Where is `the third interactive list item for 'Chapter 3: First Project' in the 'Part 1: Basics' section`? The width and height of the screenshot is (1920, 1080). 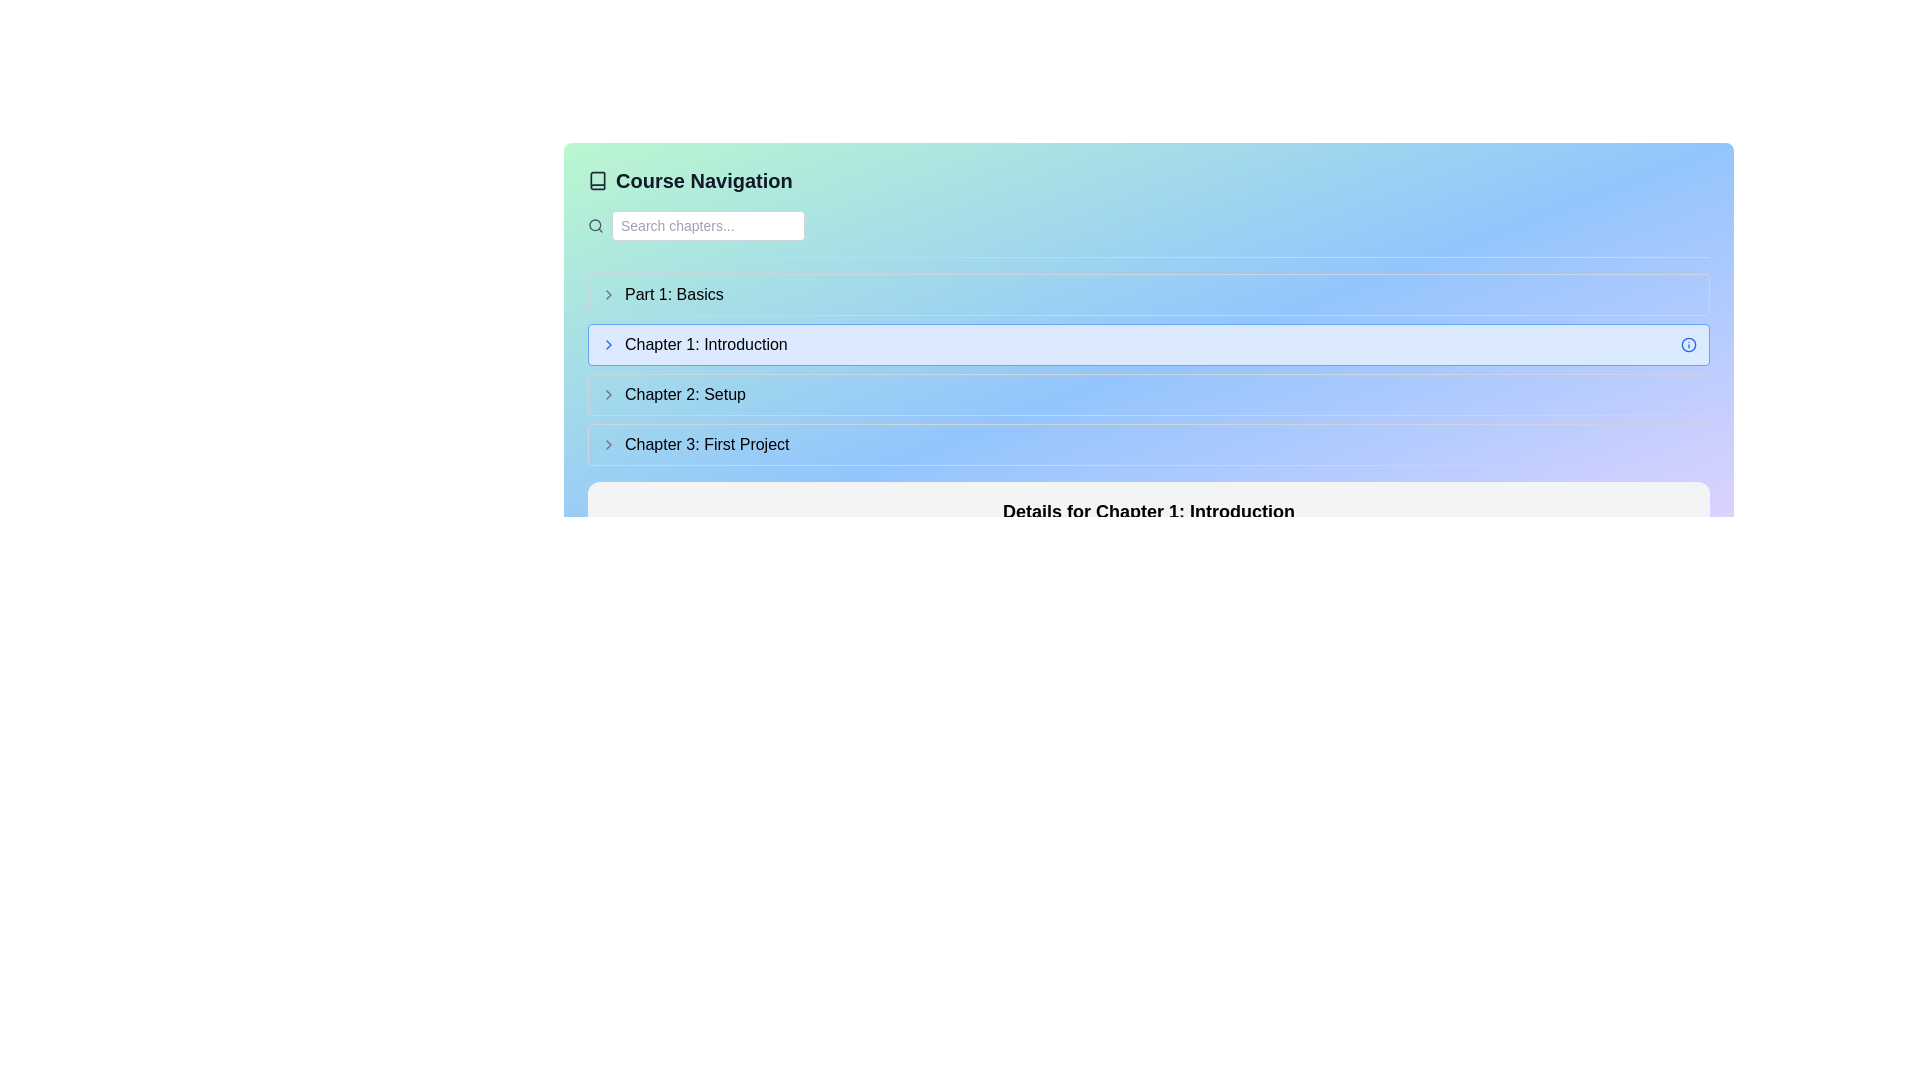 the third interactive list item for 'Chapter 3: First Project' in the 'Part 1: Basics' section is located at coordinates (1148, 443).